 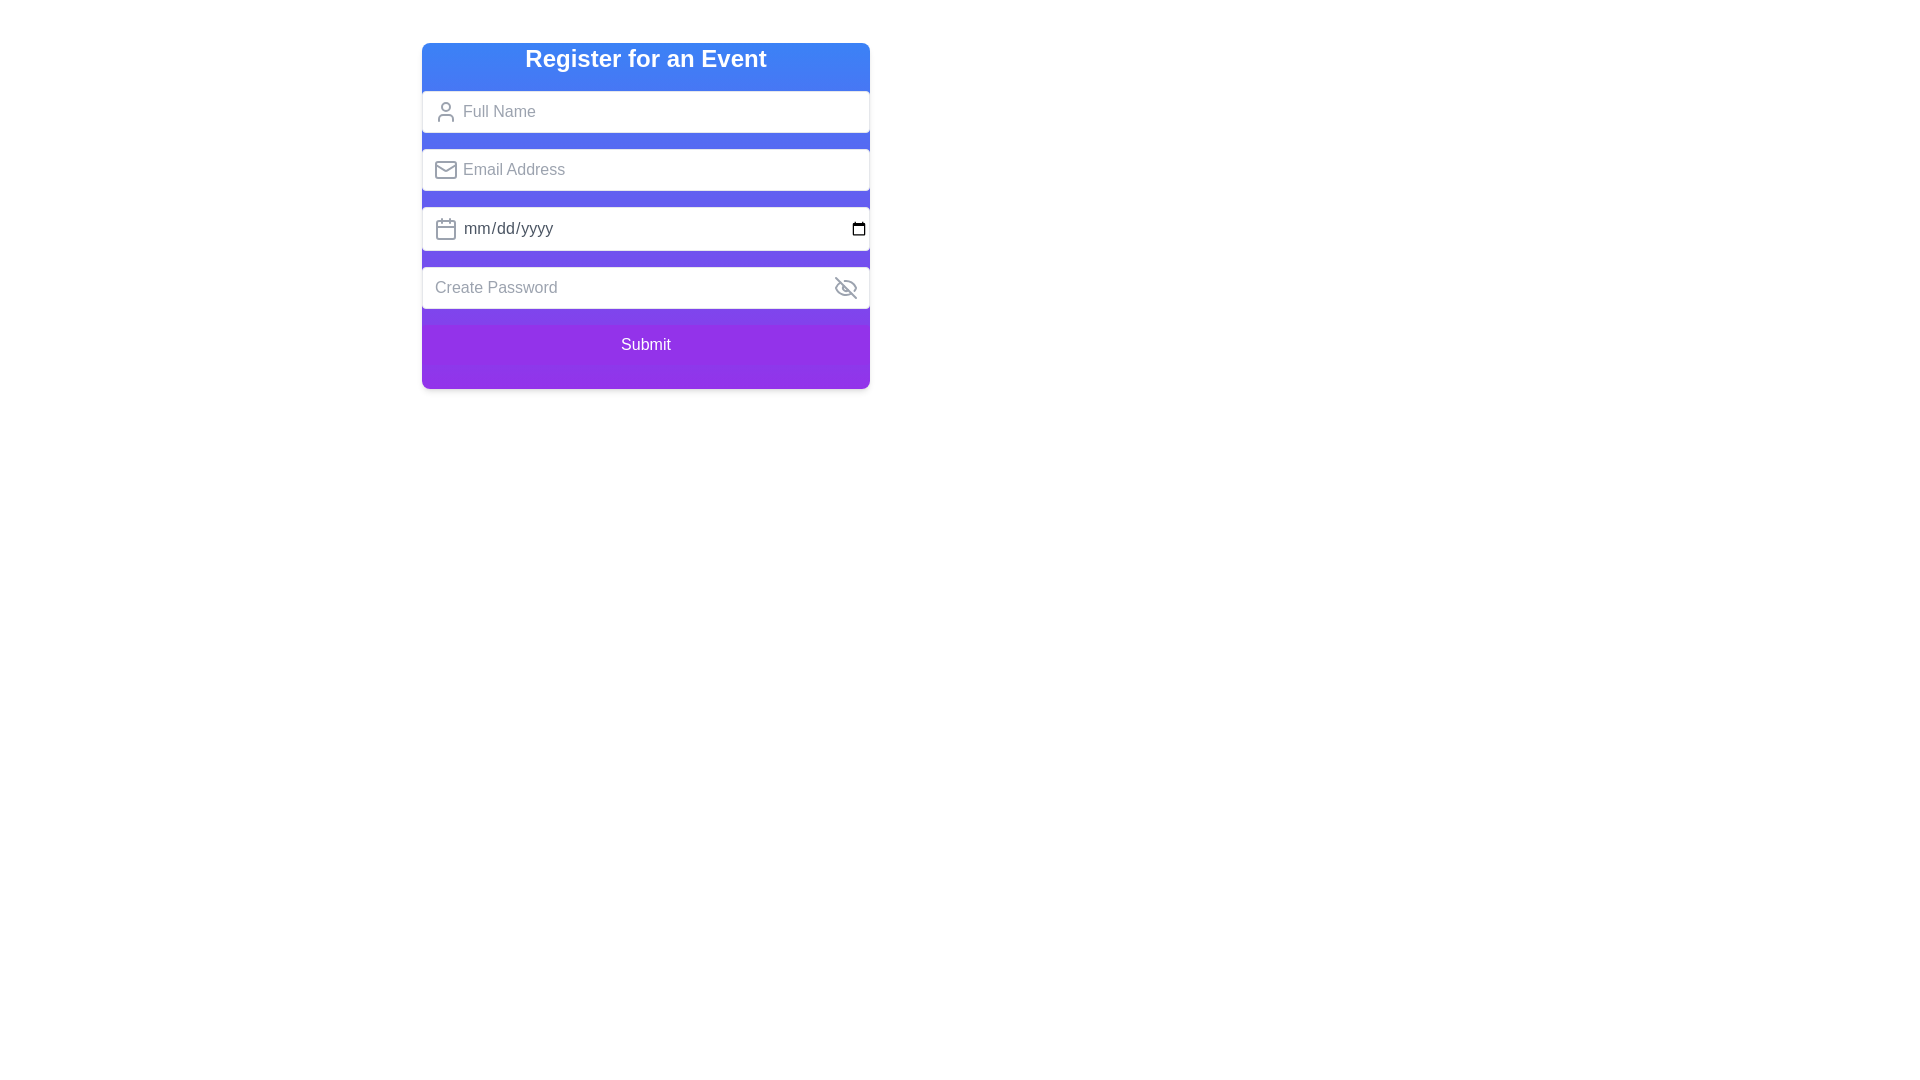 I want to click on the date input field located in the middle of the form, under the 'Email Address' field and above the 'Create Password' field, to type a date, so click(x=646, y=227).